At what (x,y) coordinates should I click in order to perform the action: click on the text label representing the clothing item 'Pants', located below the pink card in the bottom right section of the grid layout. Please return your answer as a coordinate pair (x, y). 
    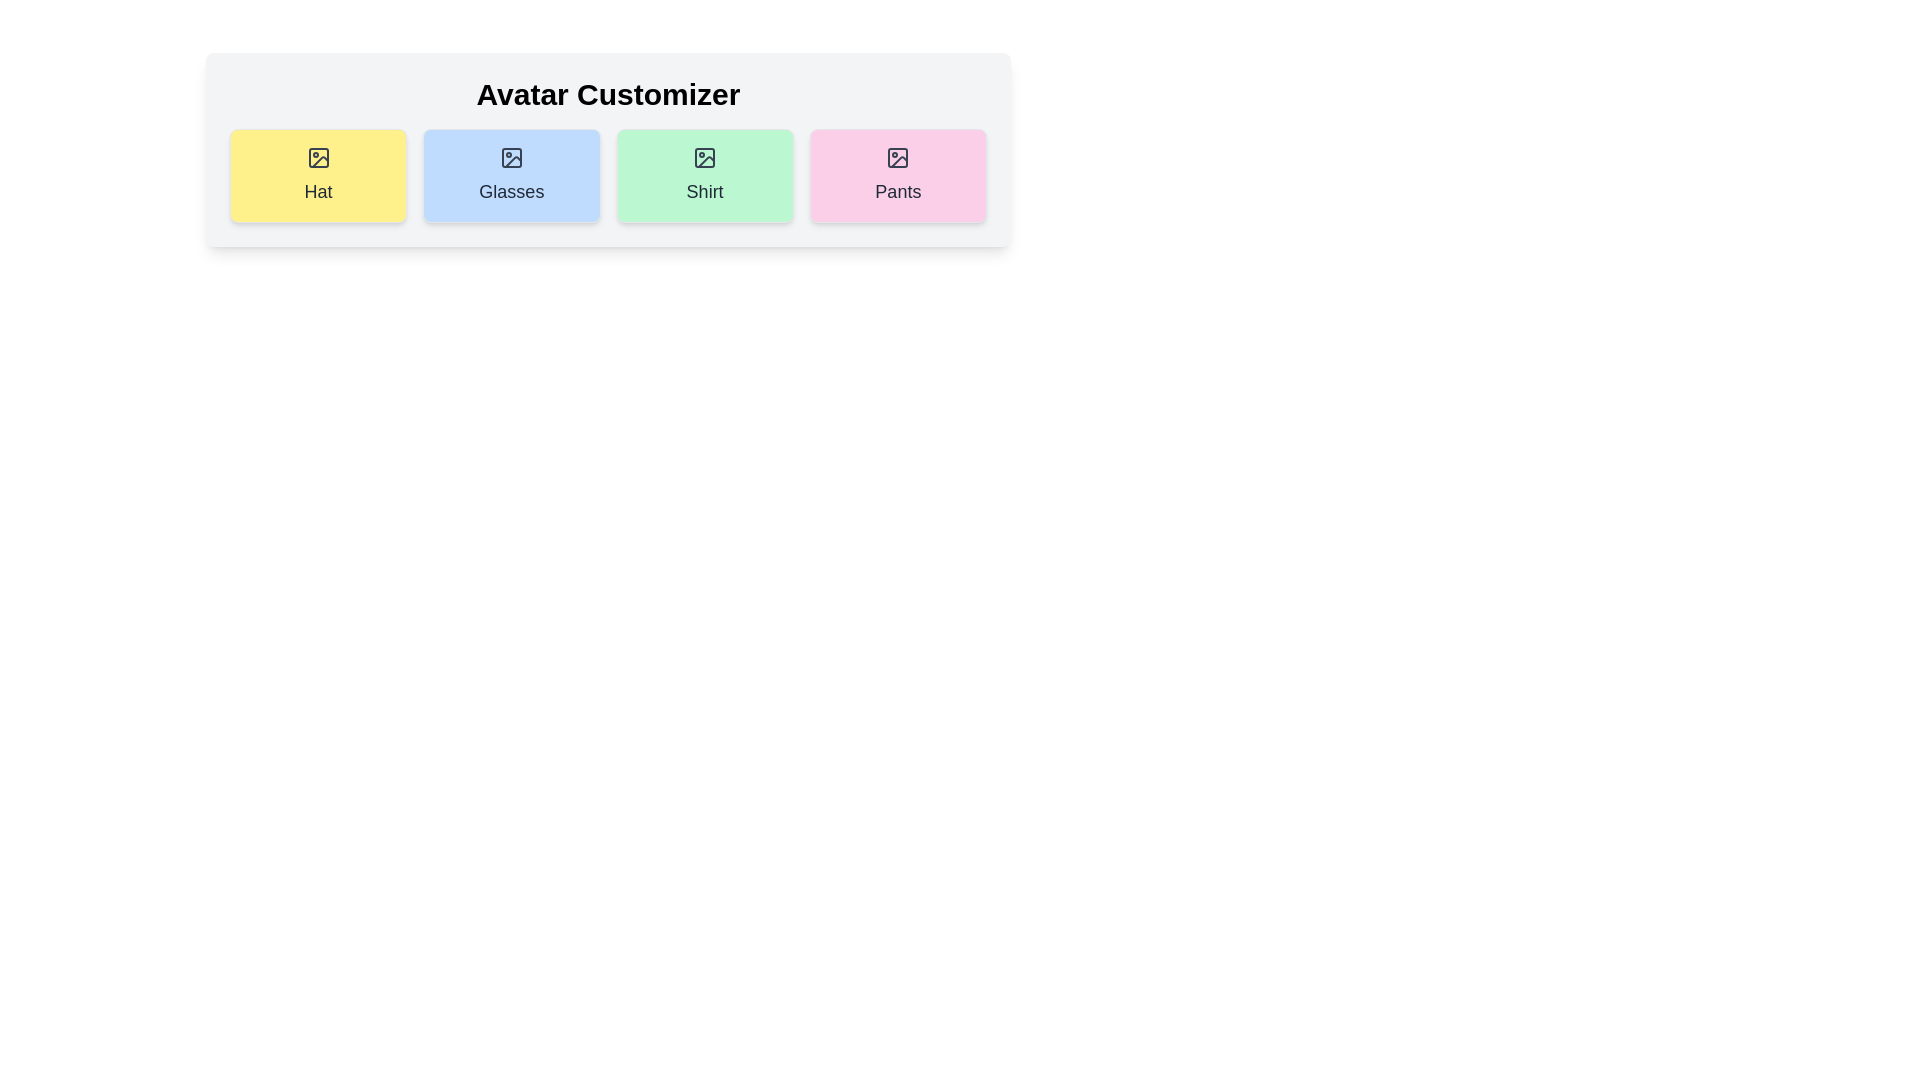
    Looking at the image, I should click on (897, 192).